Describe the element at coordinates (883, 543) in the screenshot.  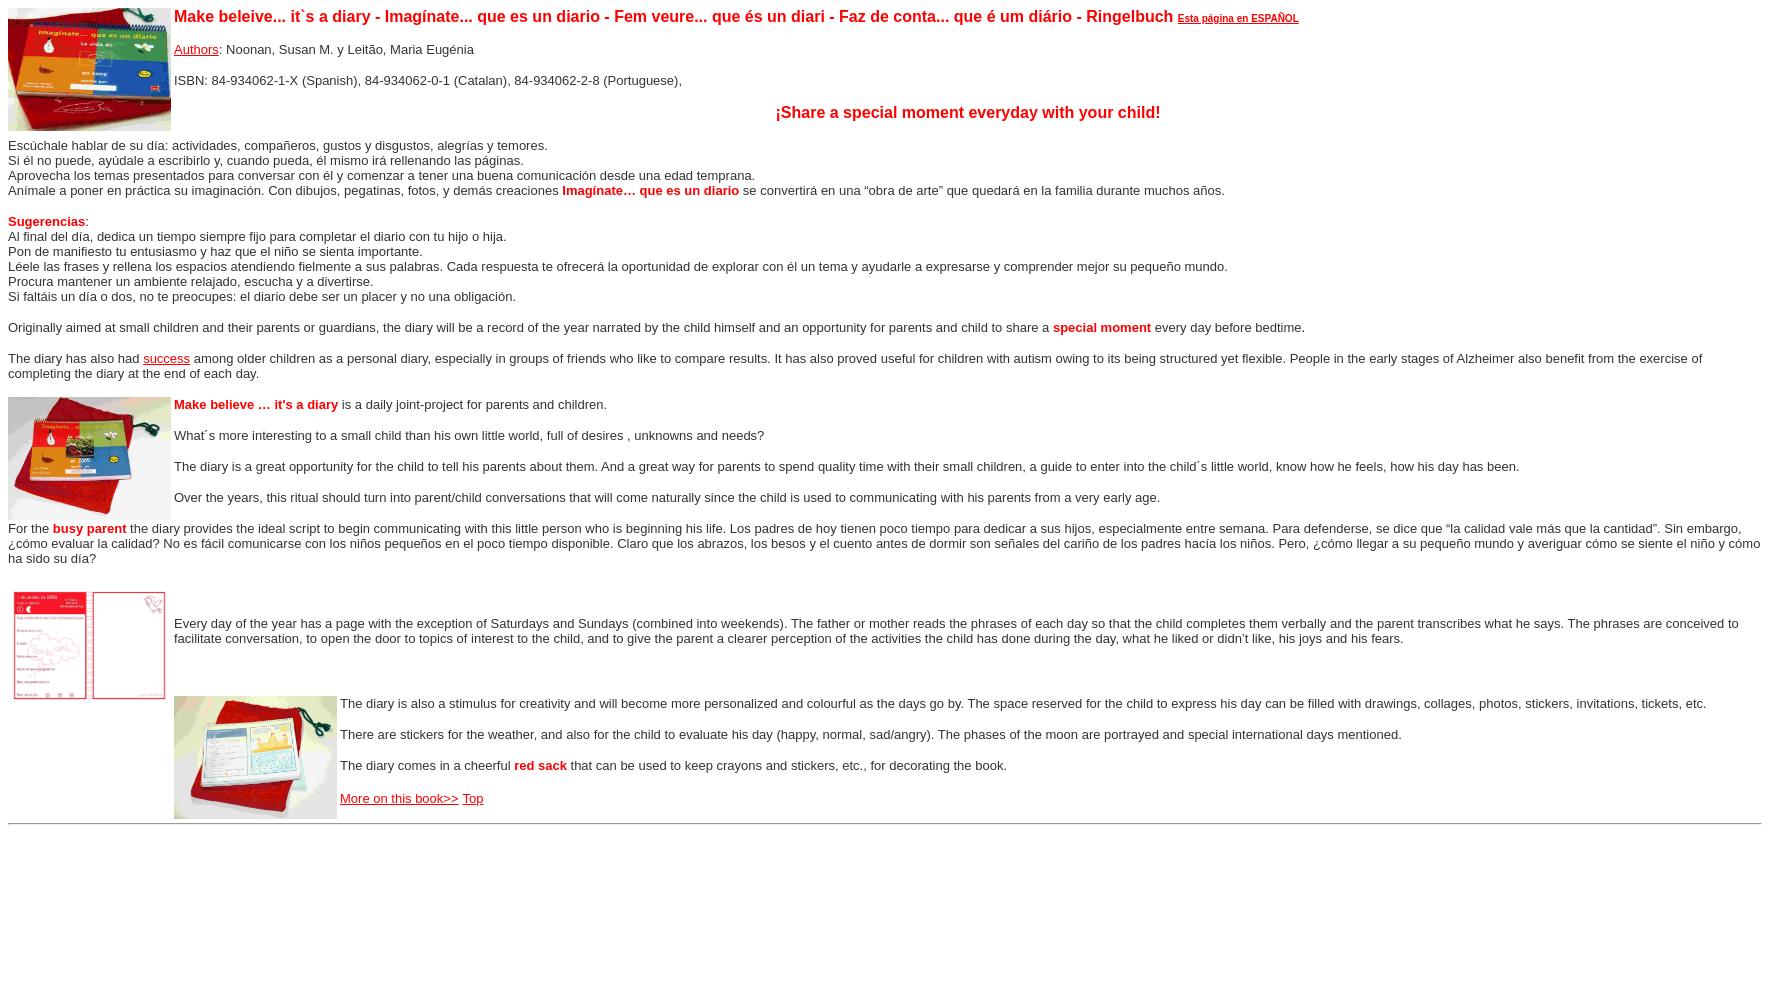
I see `'Los 
  padres de hoy tienen poco tiempo para dedicar a sus hijos, especialmente entre 
  semana. Para defenderse, se dice que “la calidad vale más que la 
  cantidad”. Sin embargo, ¿cómo evaluar la calidad? No es 
  fácil comunicarse con los niños pequeños en el poco tiempo 
  disponible. Claro que los abrazos, los besos y el cuento antes de dormir son 
  señales del cariño de los padres hacía los niños. 
  Pero, ¿cómo llegar a su pequeño mundo y averiguar cómo 
  se siente el niño y cómo ha sido su día?'` at that location.